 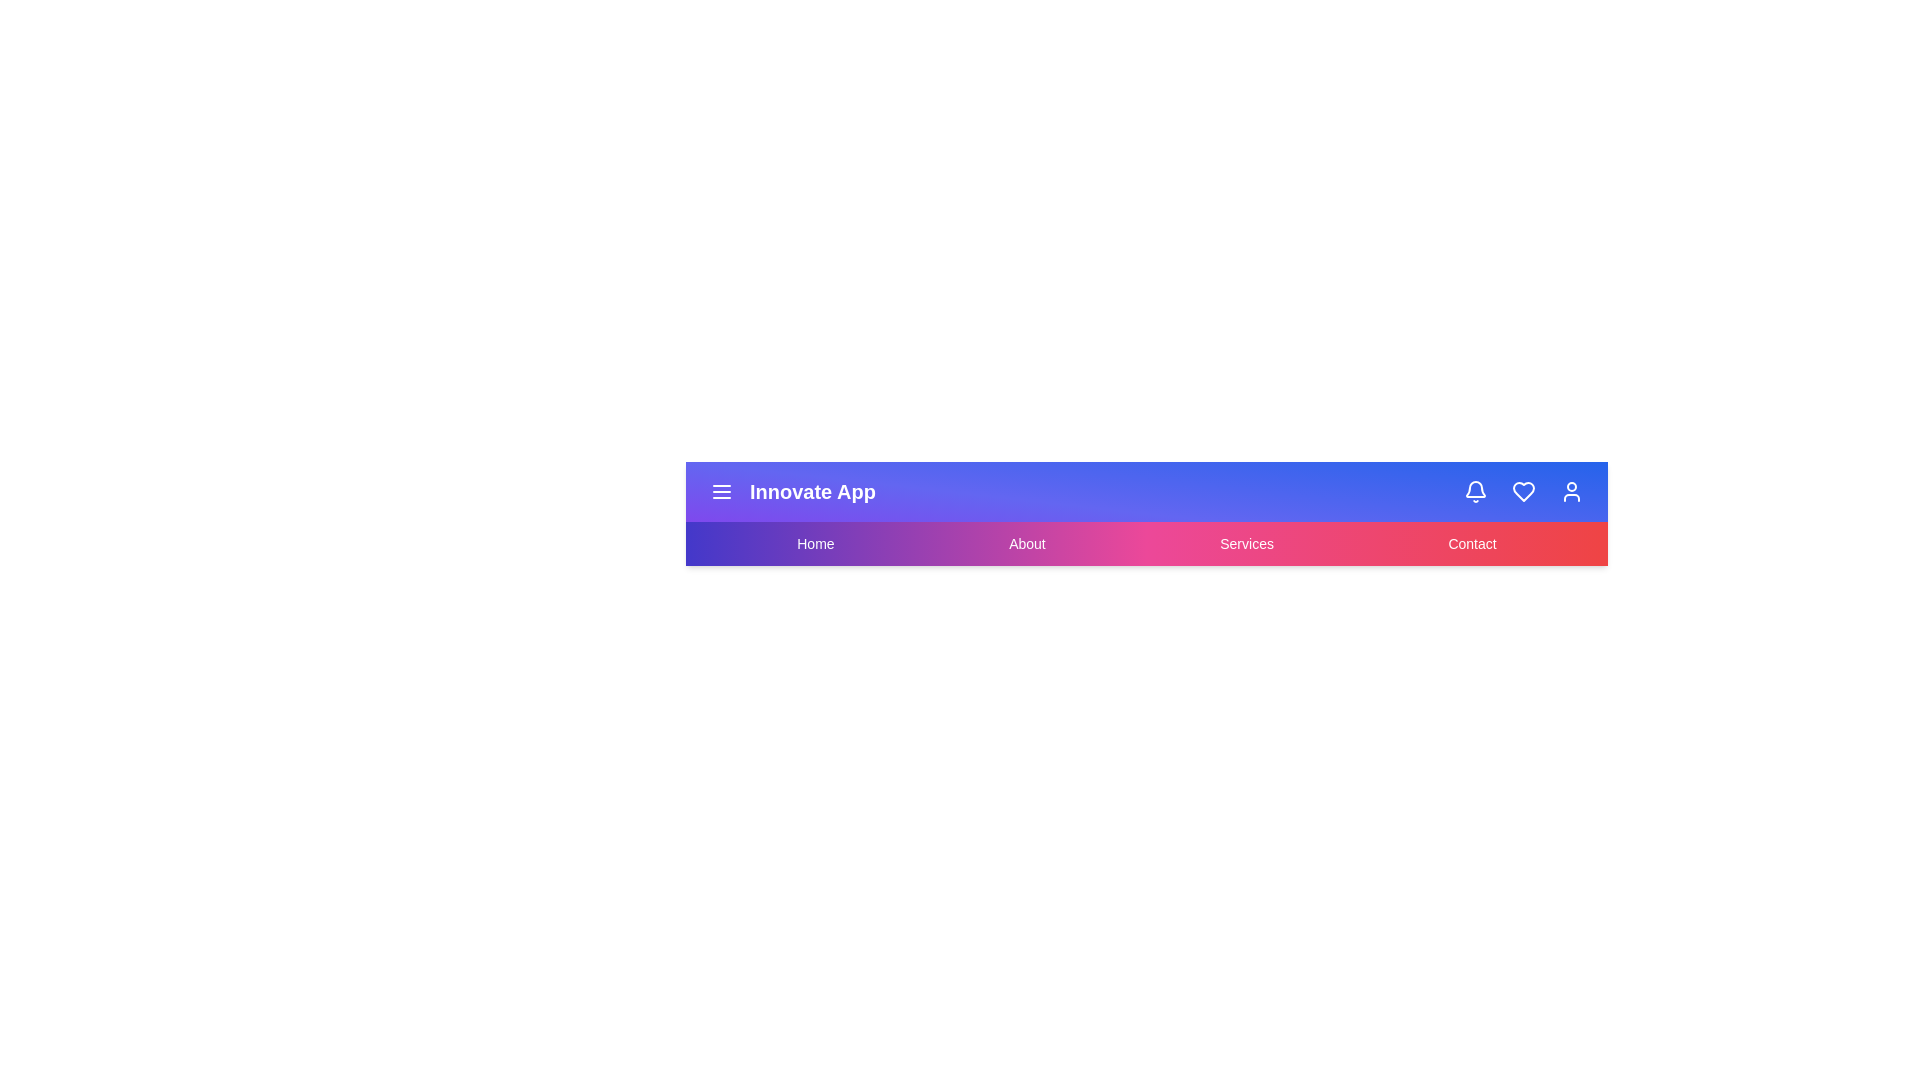 I want to click on the gradient navigation bar, so click(x=1147, y=543).